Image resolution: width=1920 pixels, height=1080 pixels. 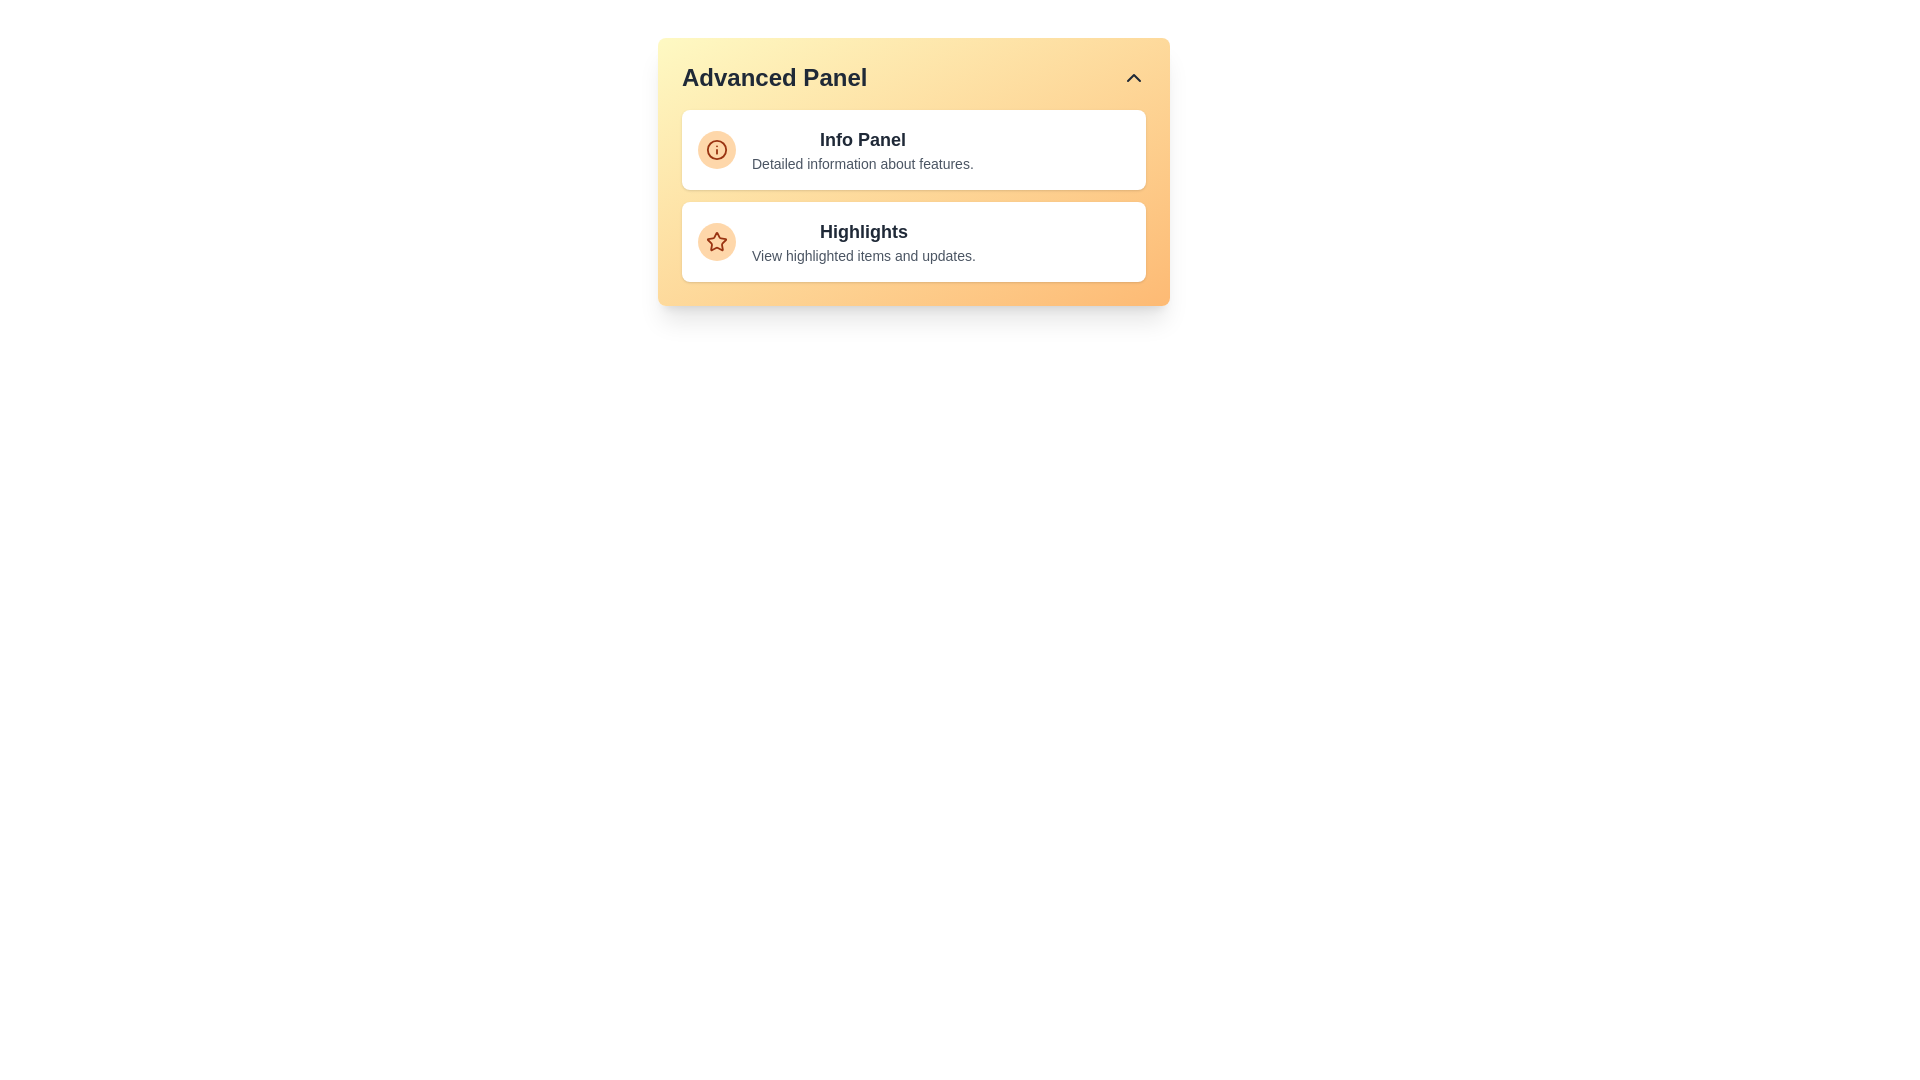 What do you see at coordinates (716, 241) in the screenshot?
I see `the icon corresponding to Highlights` at bounding box center [716, 241].